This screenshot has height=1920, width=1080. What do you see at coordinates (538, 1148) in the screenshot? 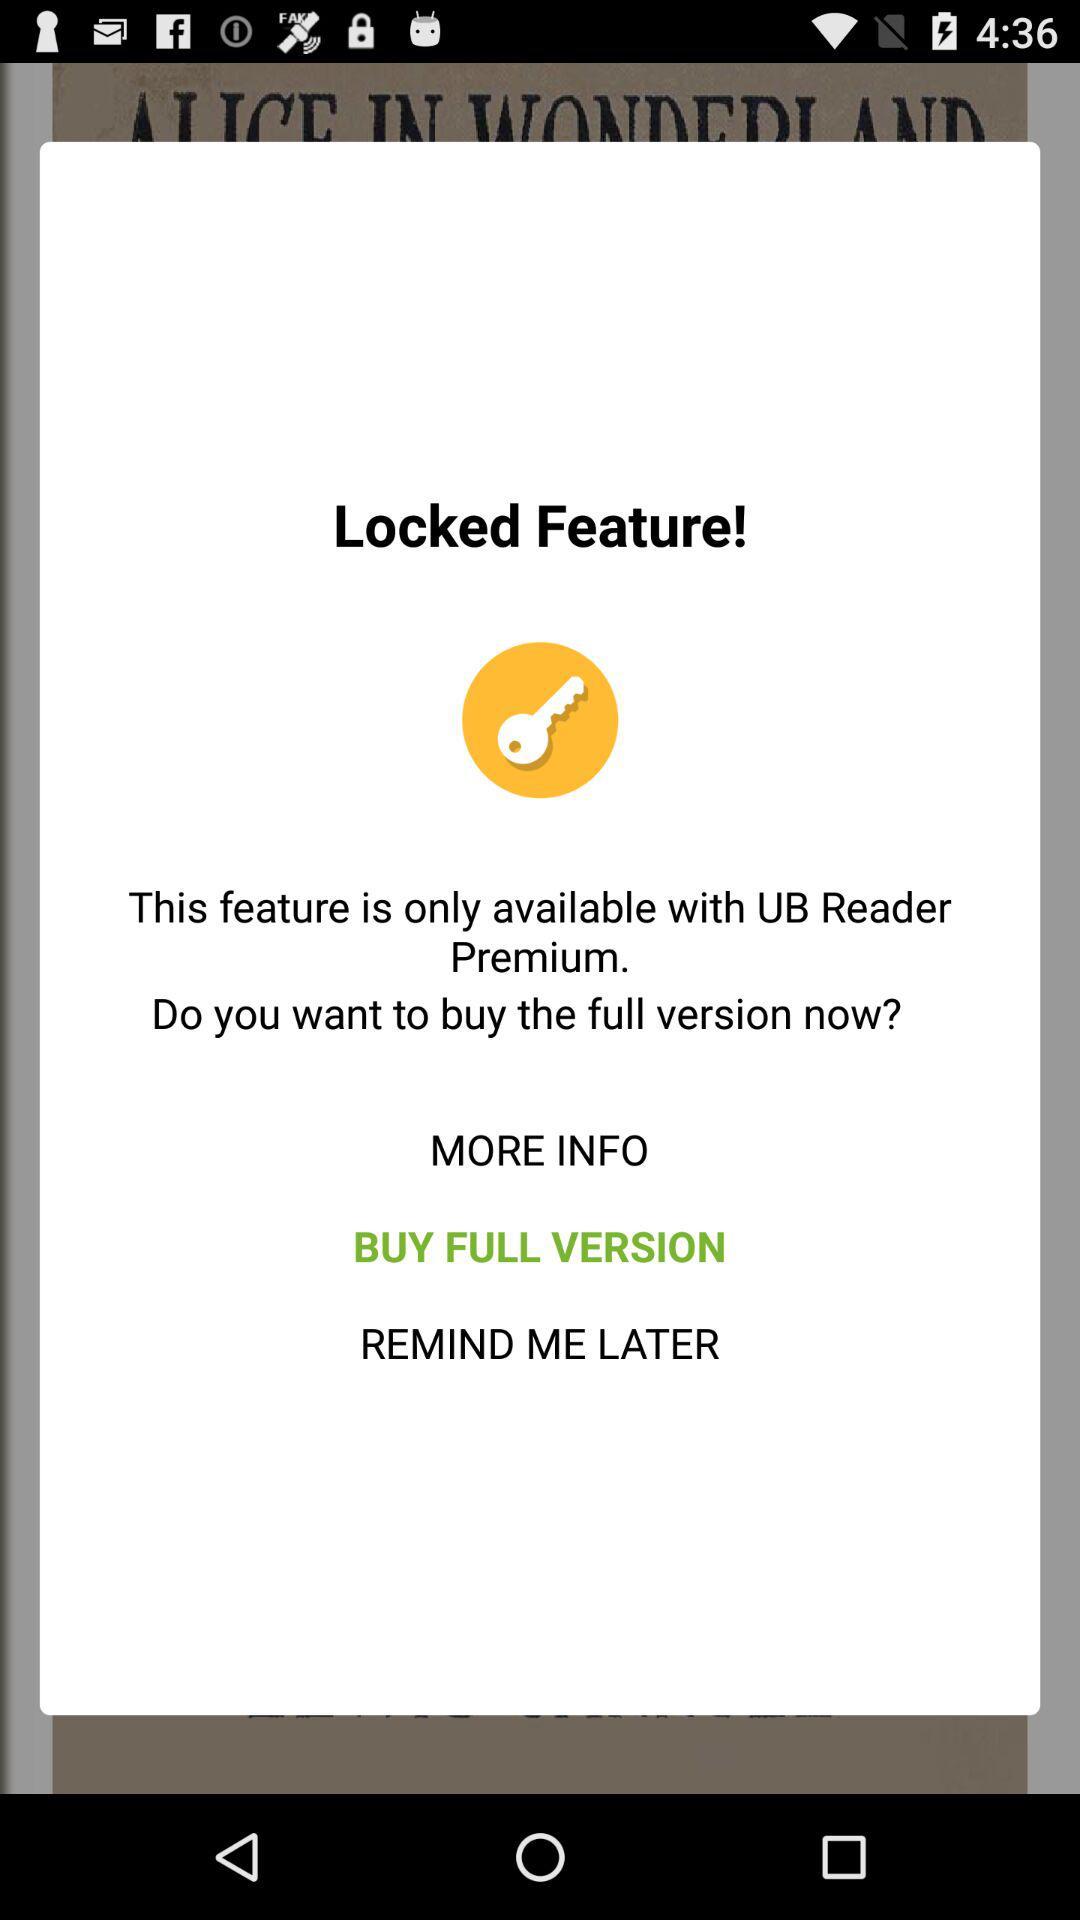
I see `the more info` at bounding box center [538, 1148].